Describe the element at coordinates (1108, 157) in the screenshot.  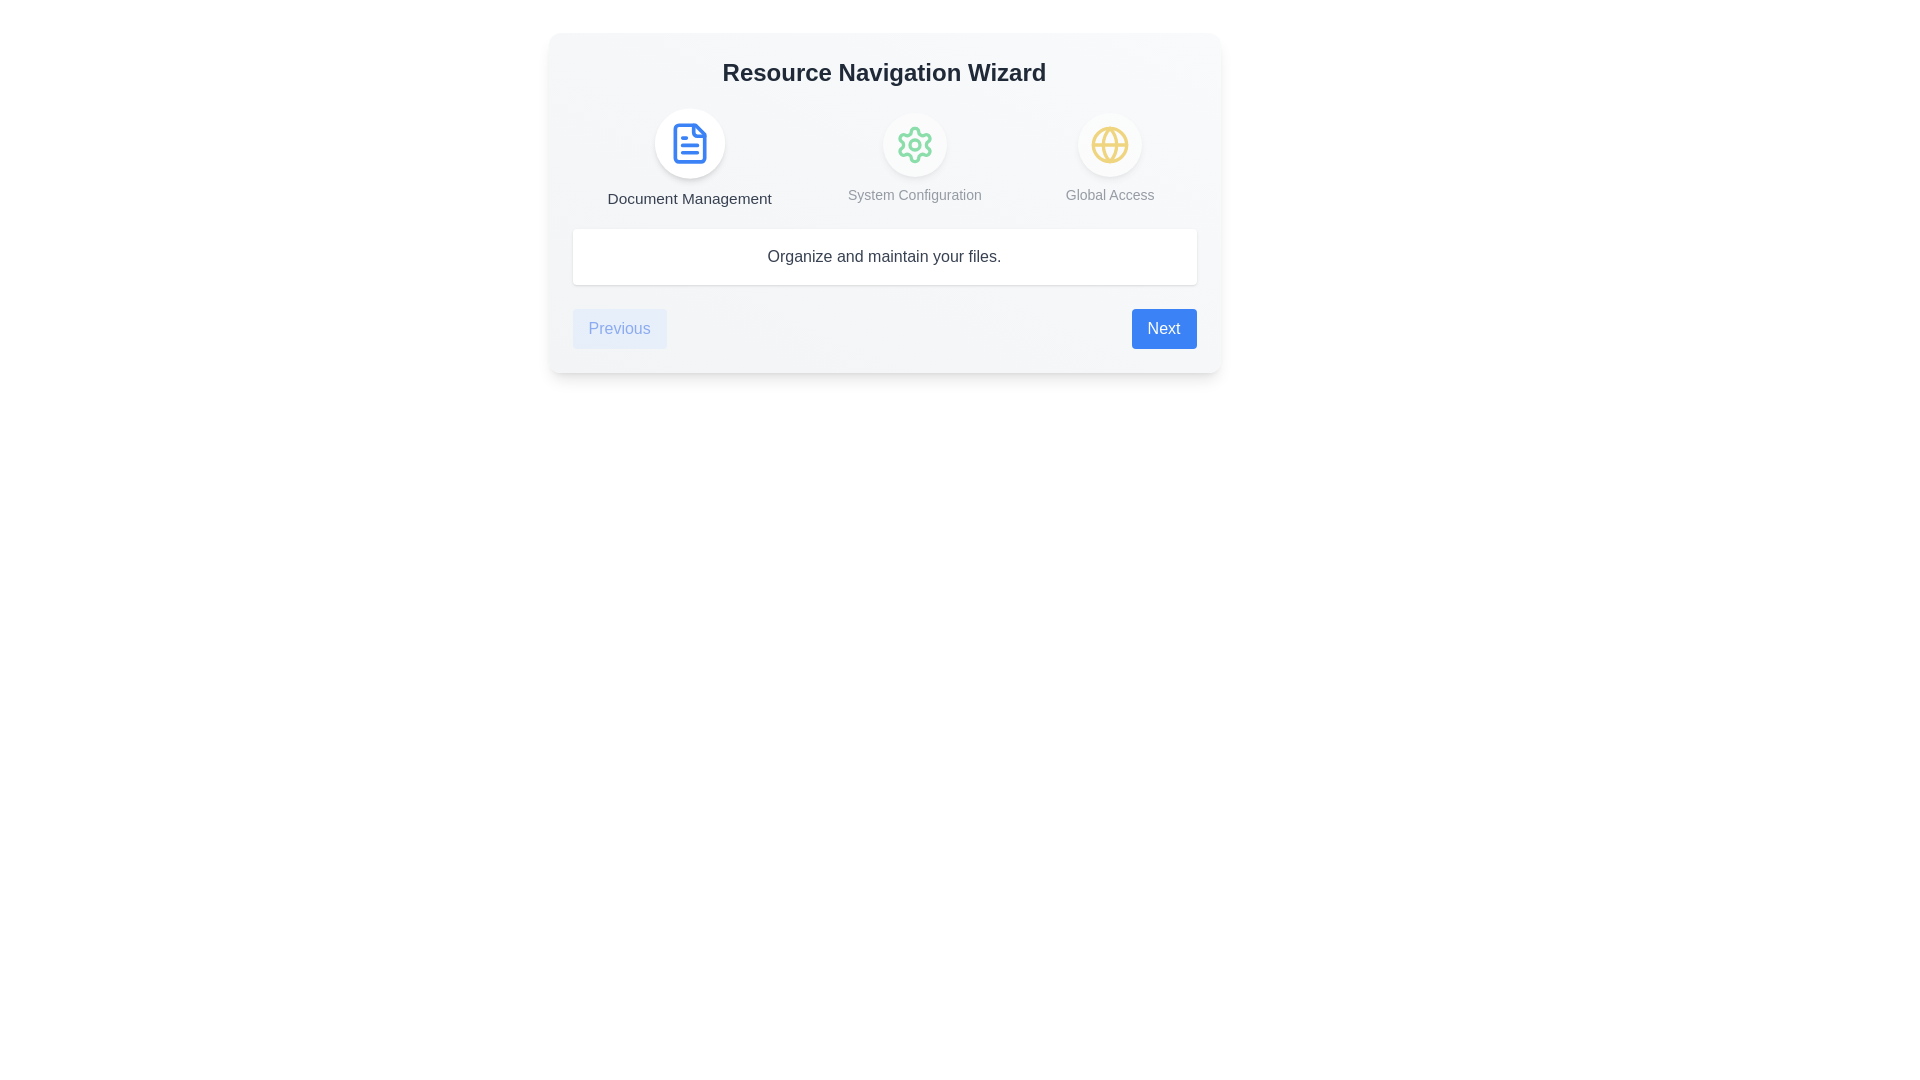
I see `the step icon corresponding to Global Access to navigate to that step` at that location.